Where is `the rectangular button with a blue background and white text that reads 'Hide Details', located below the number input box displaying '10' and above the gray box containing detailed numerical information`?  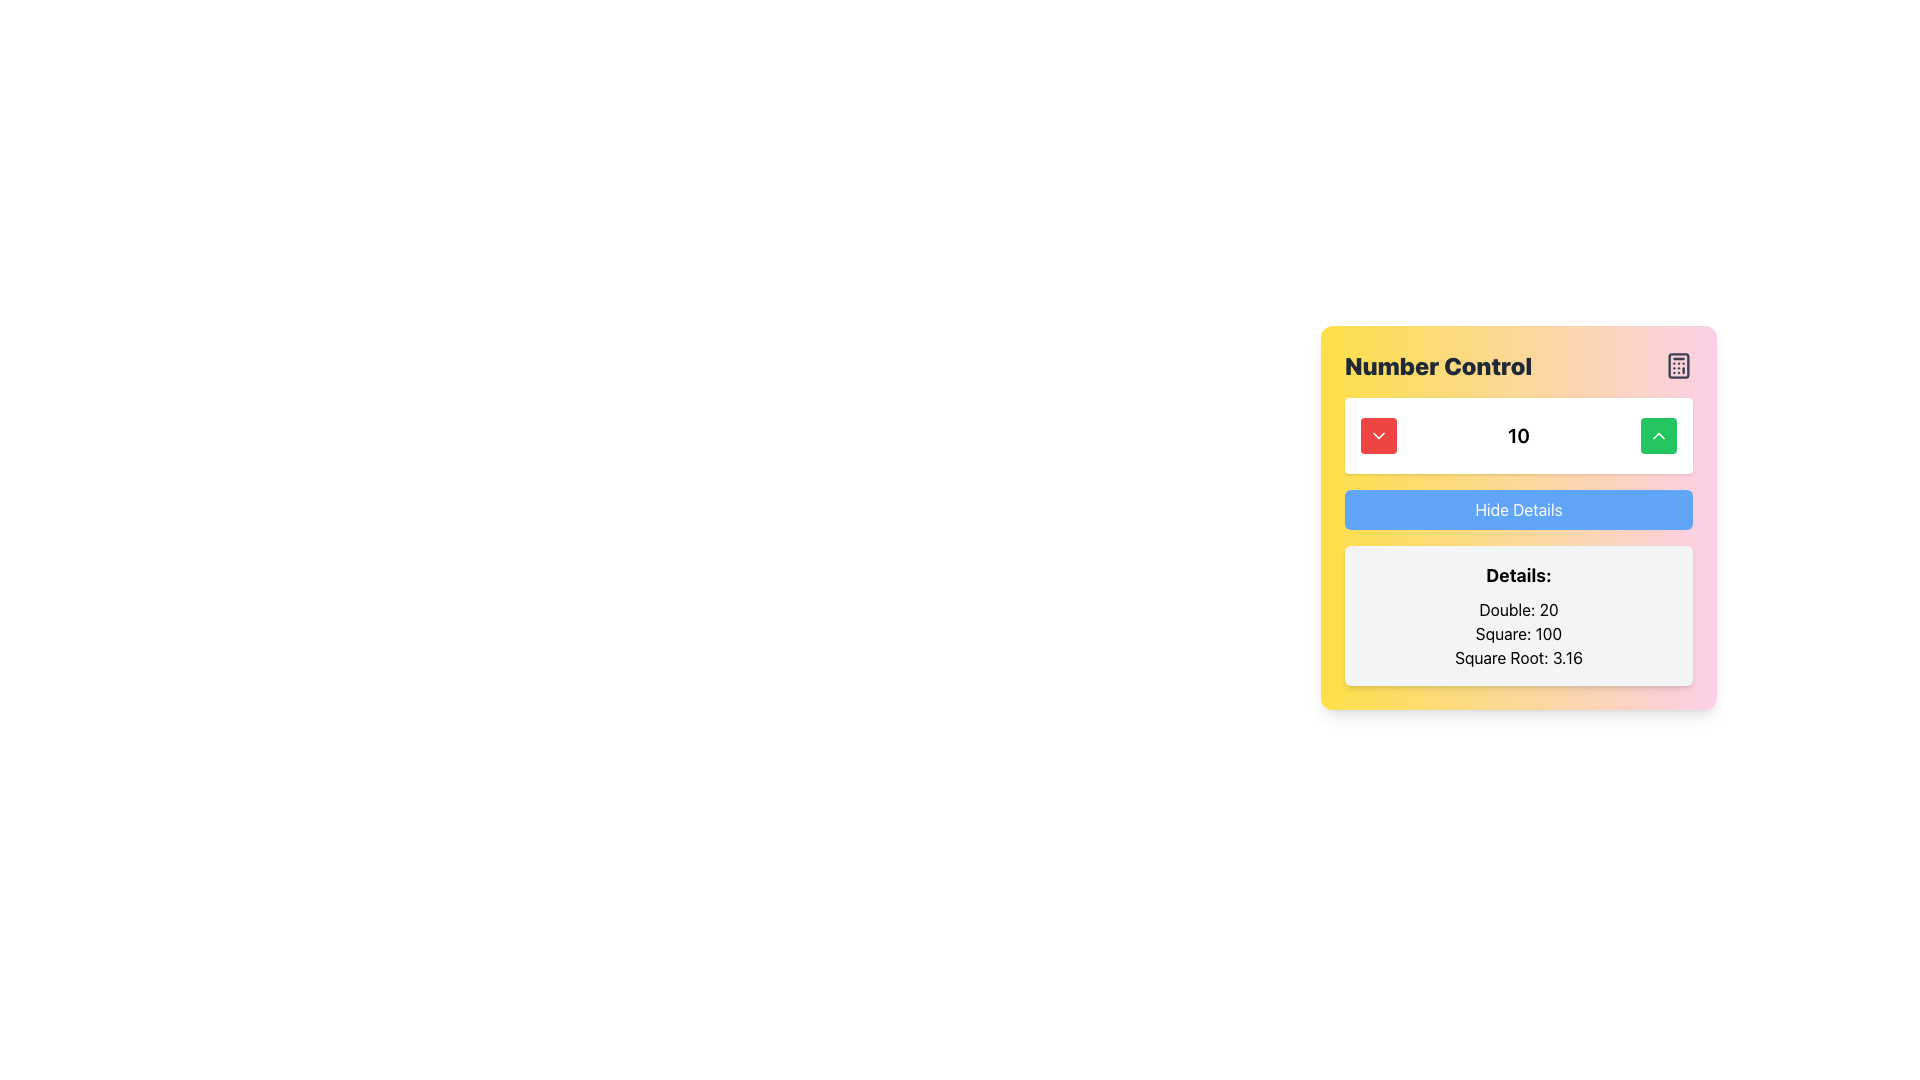 the rectangular button with a blue background and white text that reads 'Hide Details', located below the number input box displaying '10' and above the gray box containing detailed numerical information is located at coordinates (1518, 516).